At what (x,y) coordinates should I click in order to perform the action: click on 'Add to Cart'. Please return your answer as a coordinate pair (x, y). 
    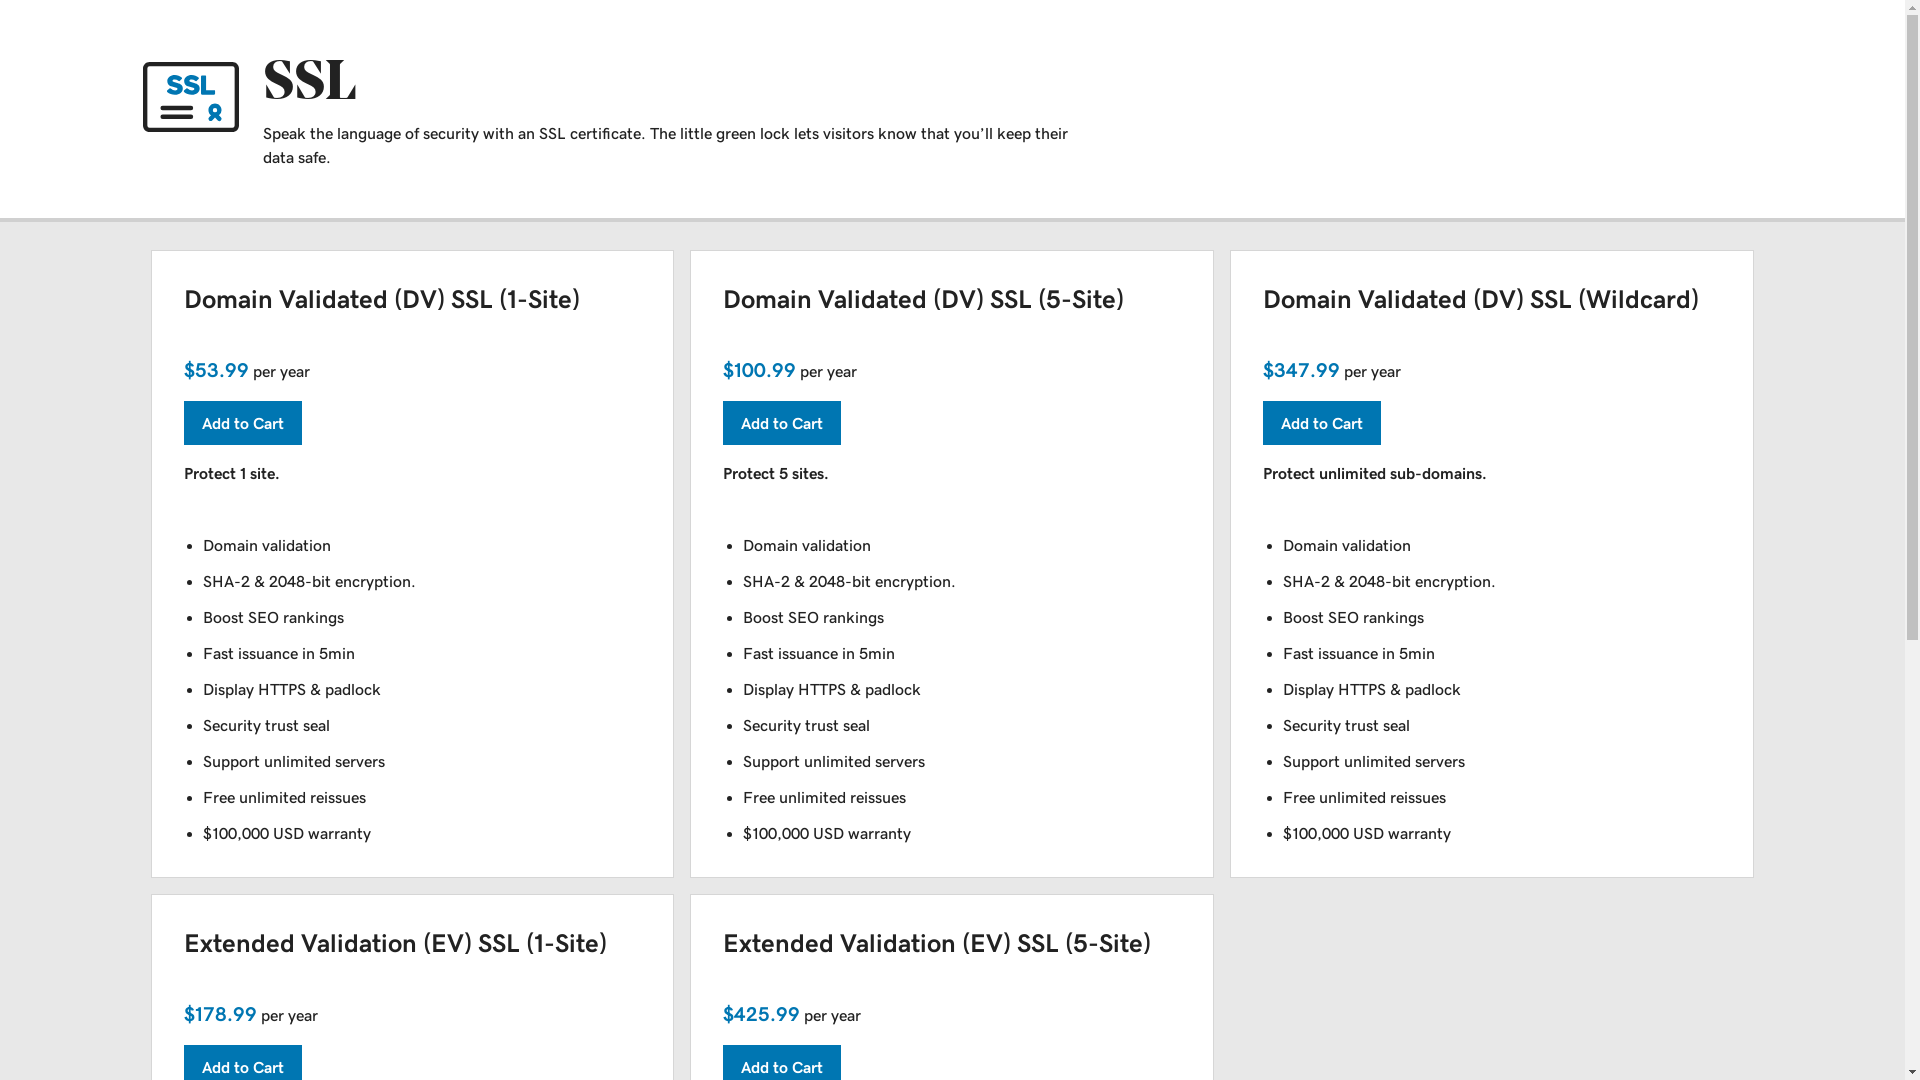
    Looking at the image, I should click on (781, 422).